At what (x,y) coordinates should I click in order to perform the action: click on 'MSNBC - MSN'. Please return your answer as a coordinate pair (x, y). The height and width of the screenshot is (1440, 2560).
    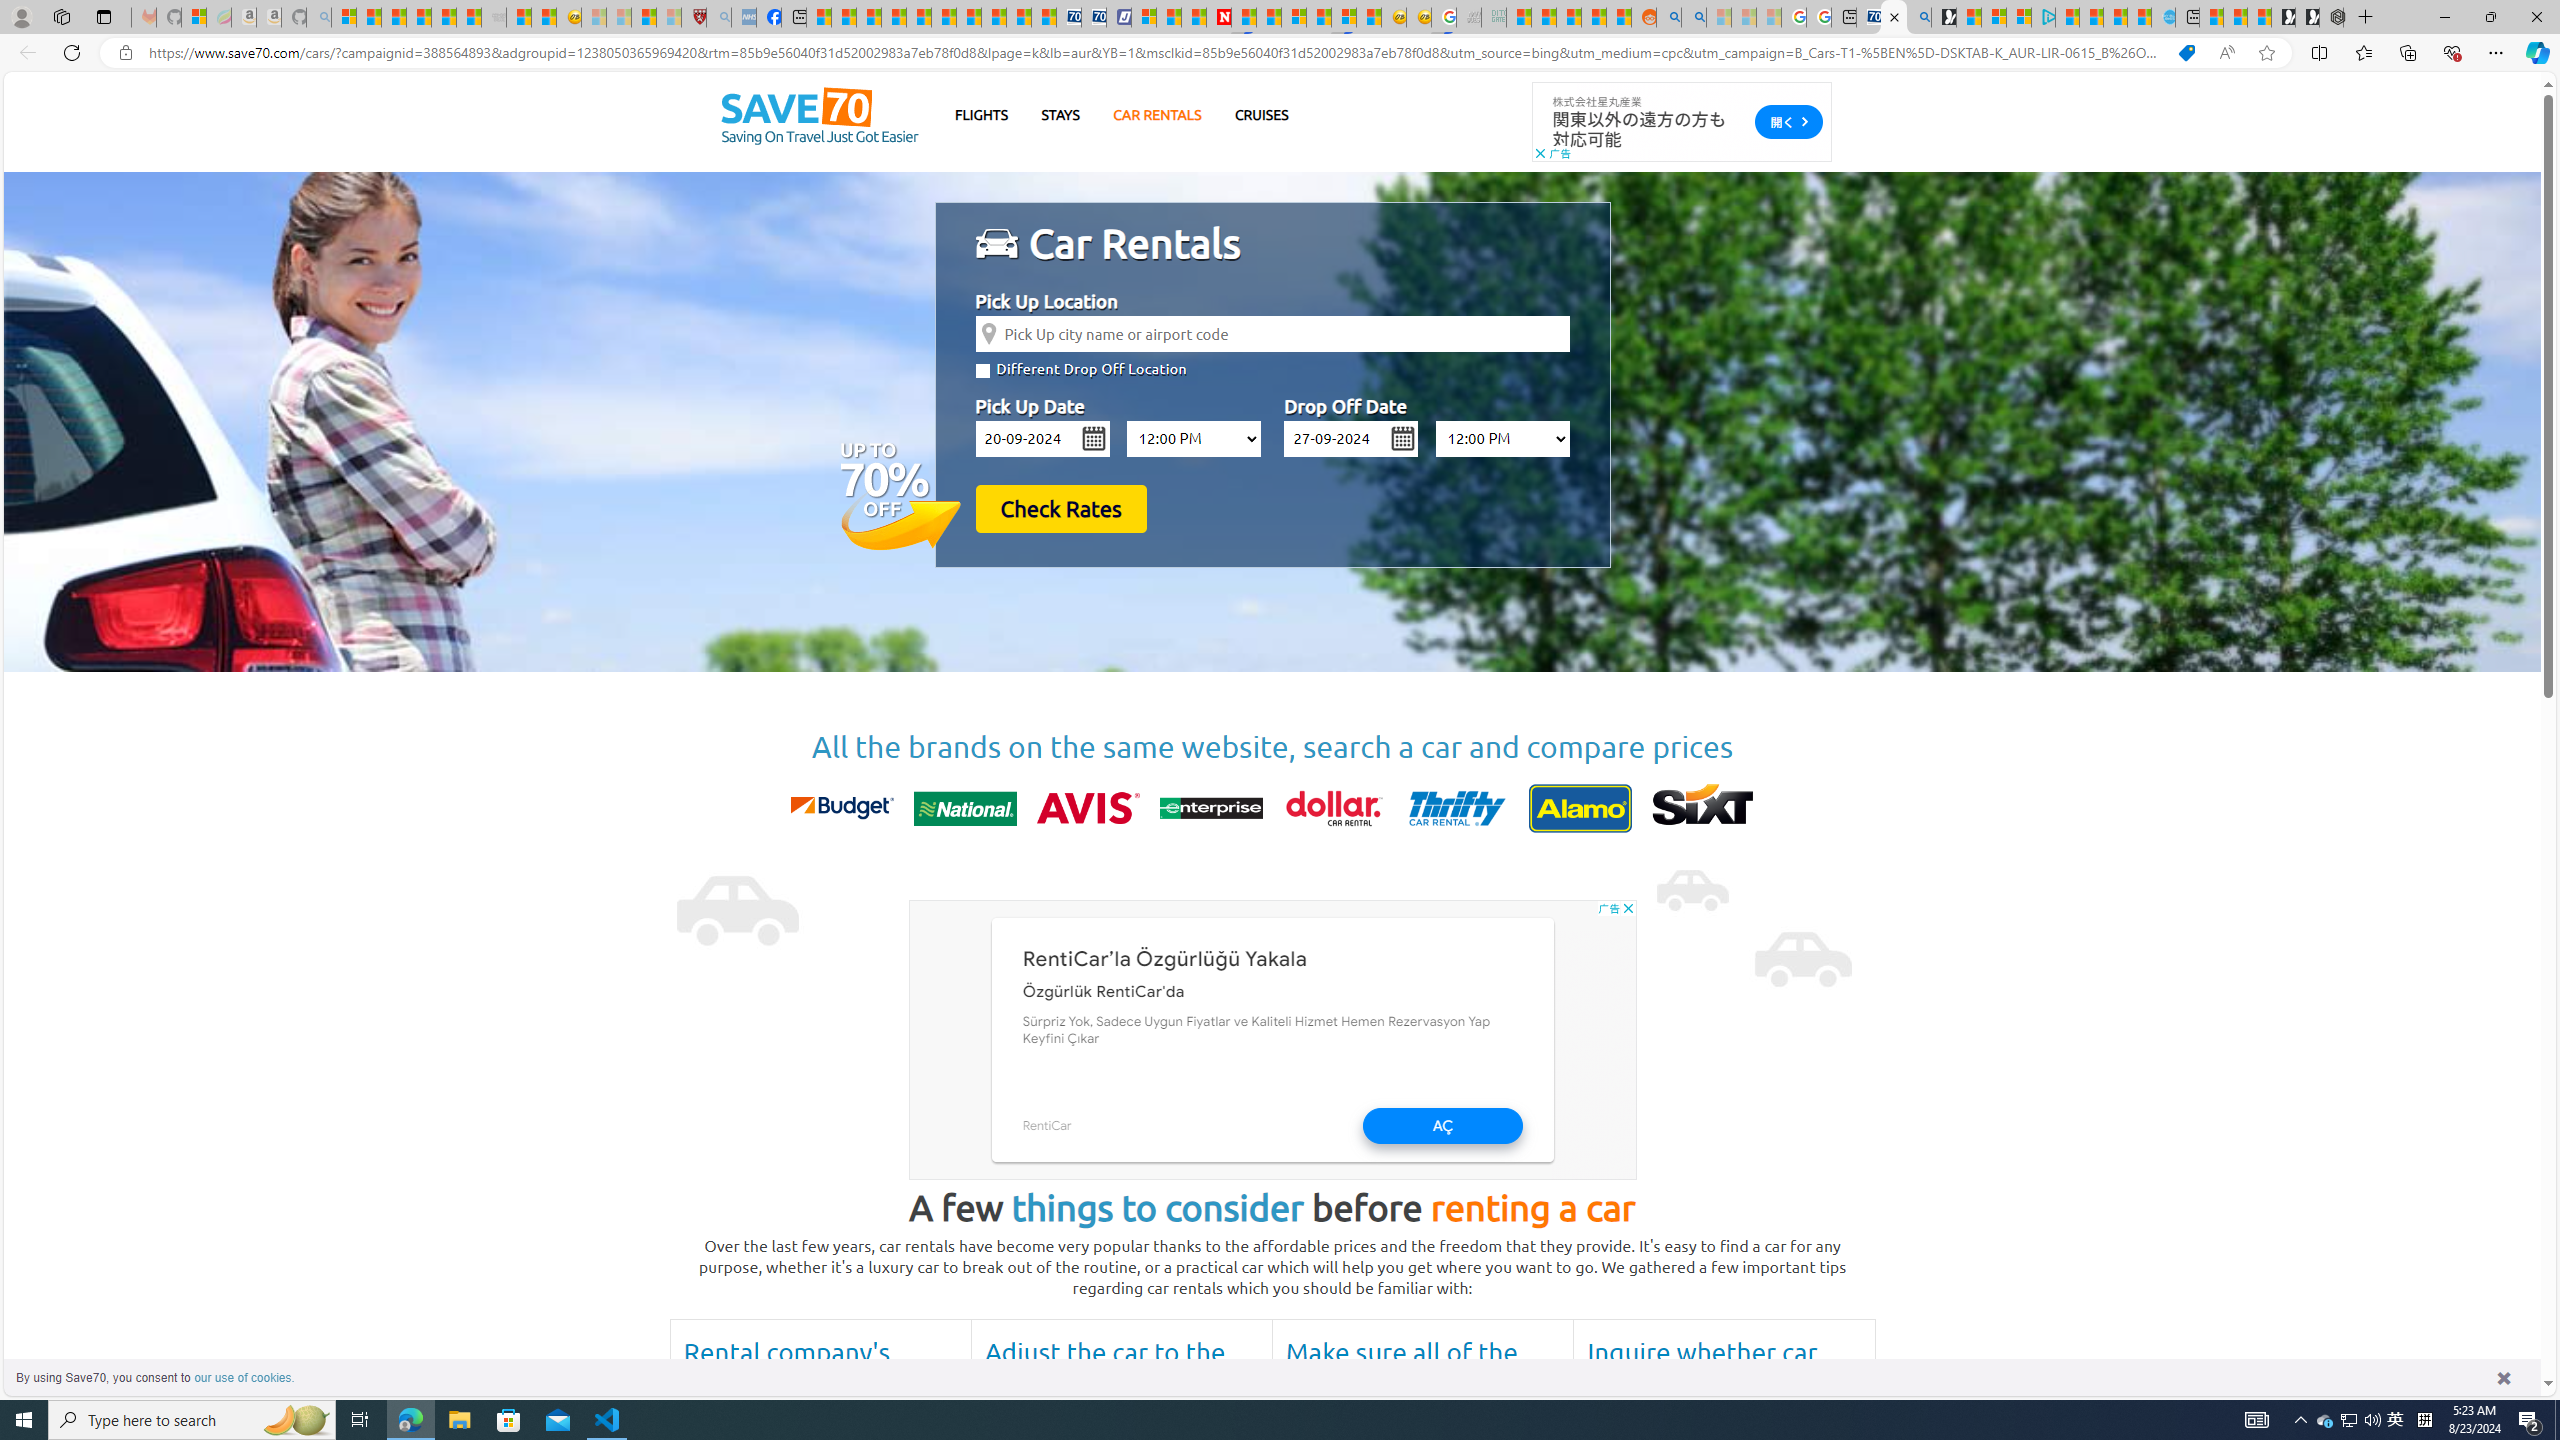
    Looking at the image, I should click on (1519, 16).